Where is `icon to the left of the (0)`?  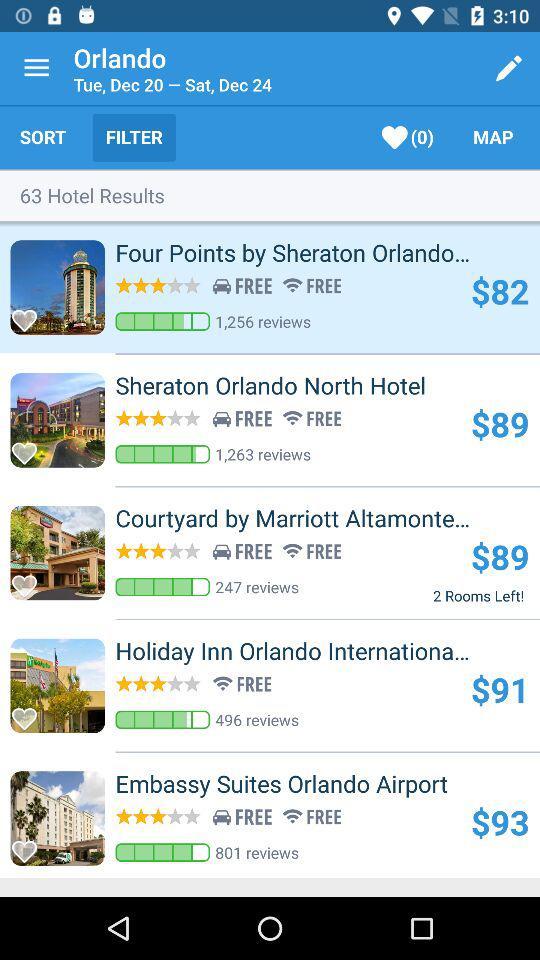 icon to the left of the (0) is located at coordinates (134, 136).